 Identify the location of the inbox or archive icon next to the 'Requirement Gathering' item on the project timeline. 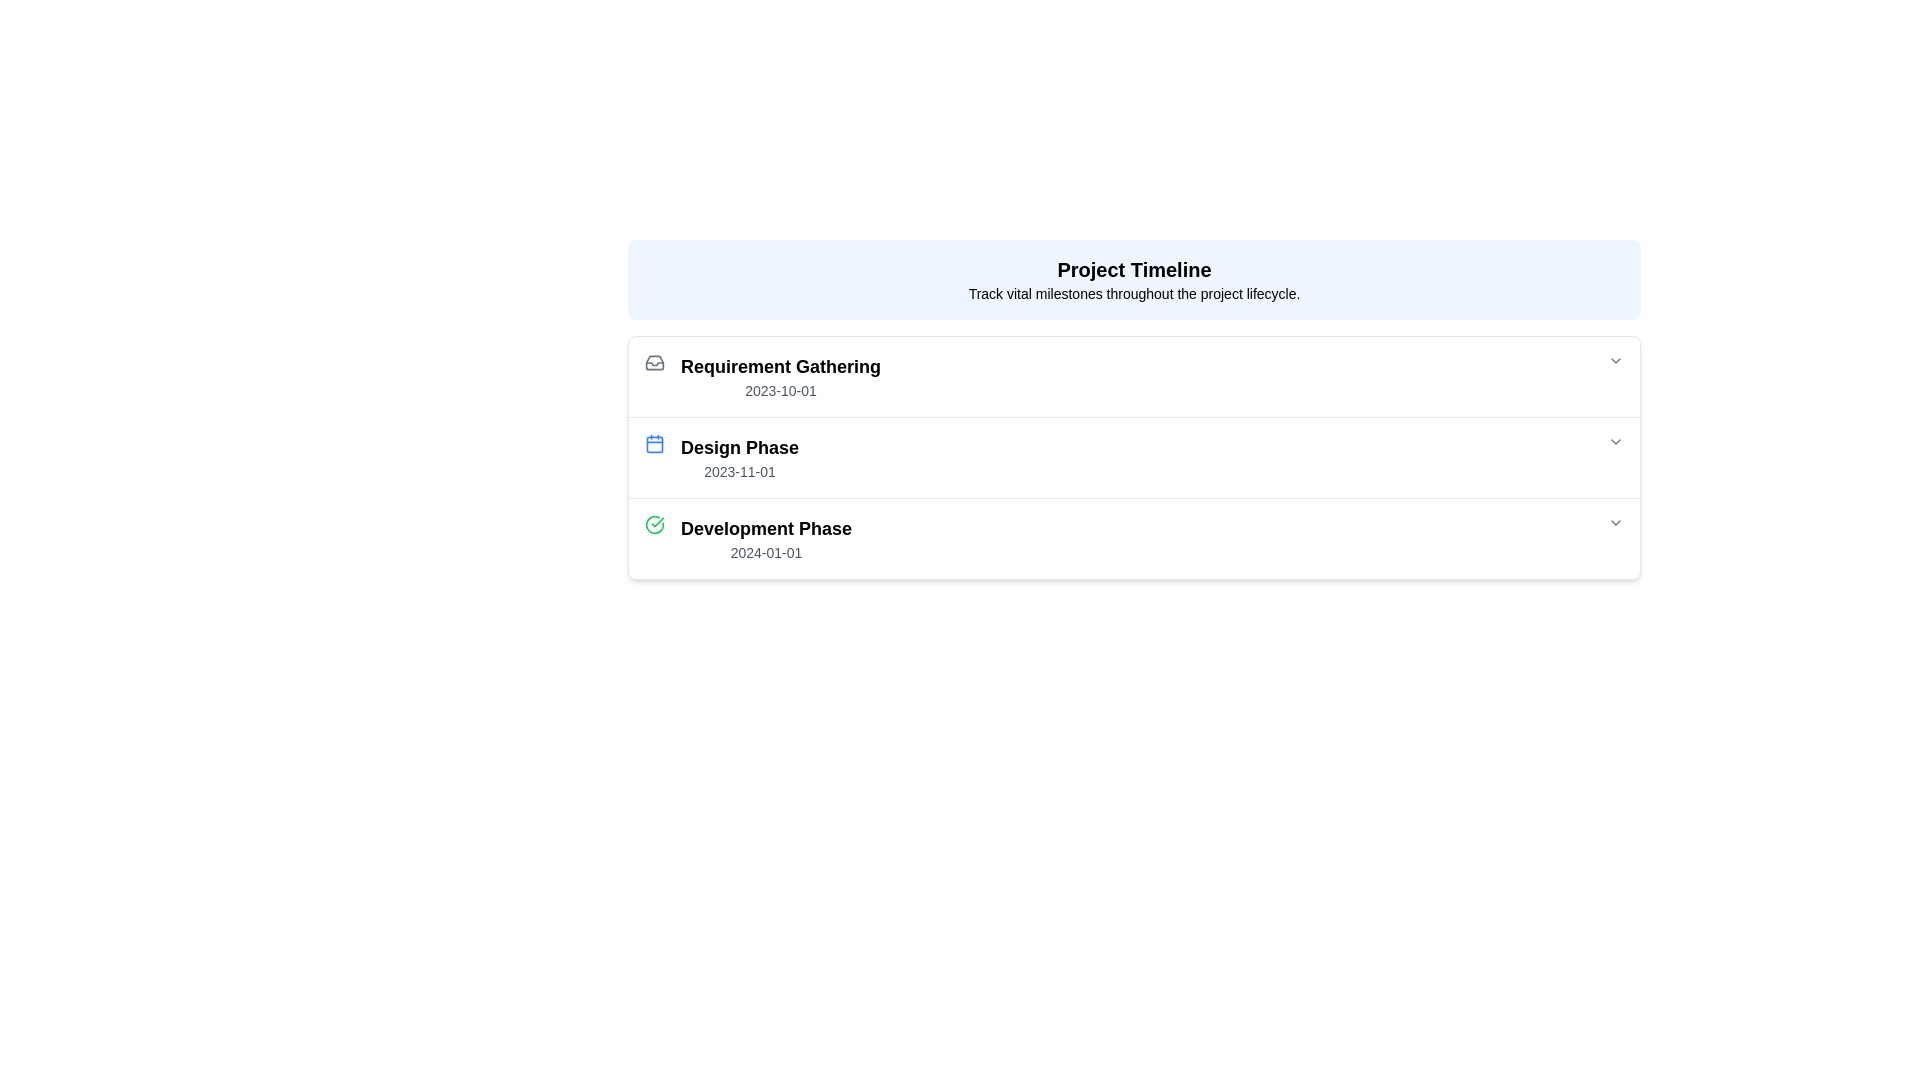
(654, 362).